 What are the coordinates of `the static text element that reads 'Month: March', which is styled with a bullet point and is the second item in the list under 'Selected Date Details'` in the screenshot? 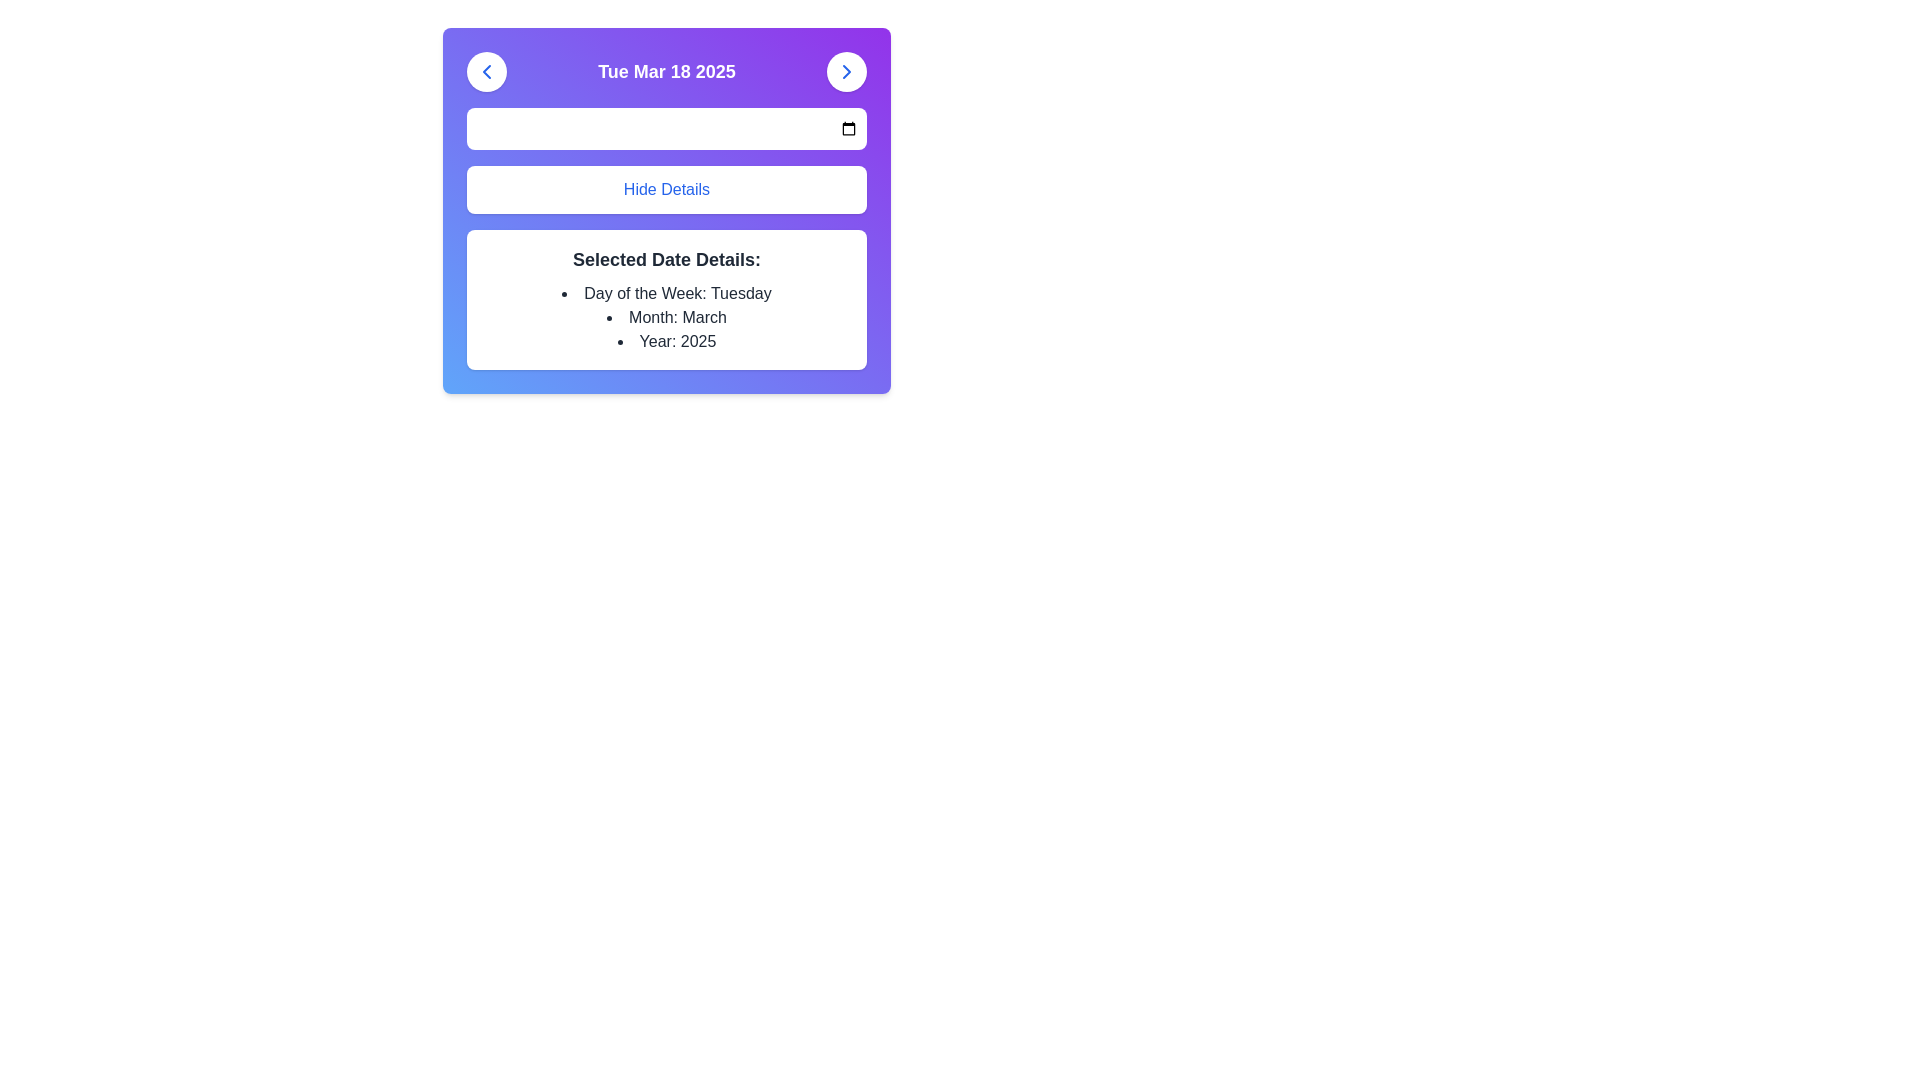 It's located at (667, 316).